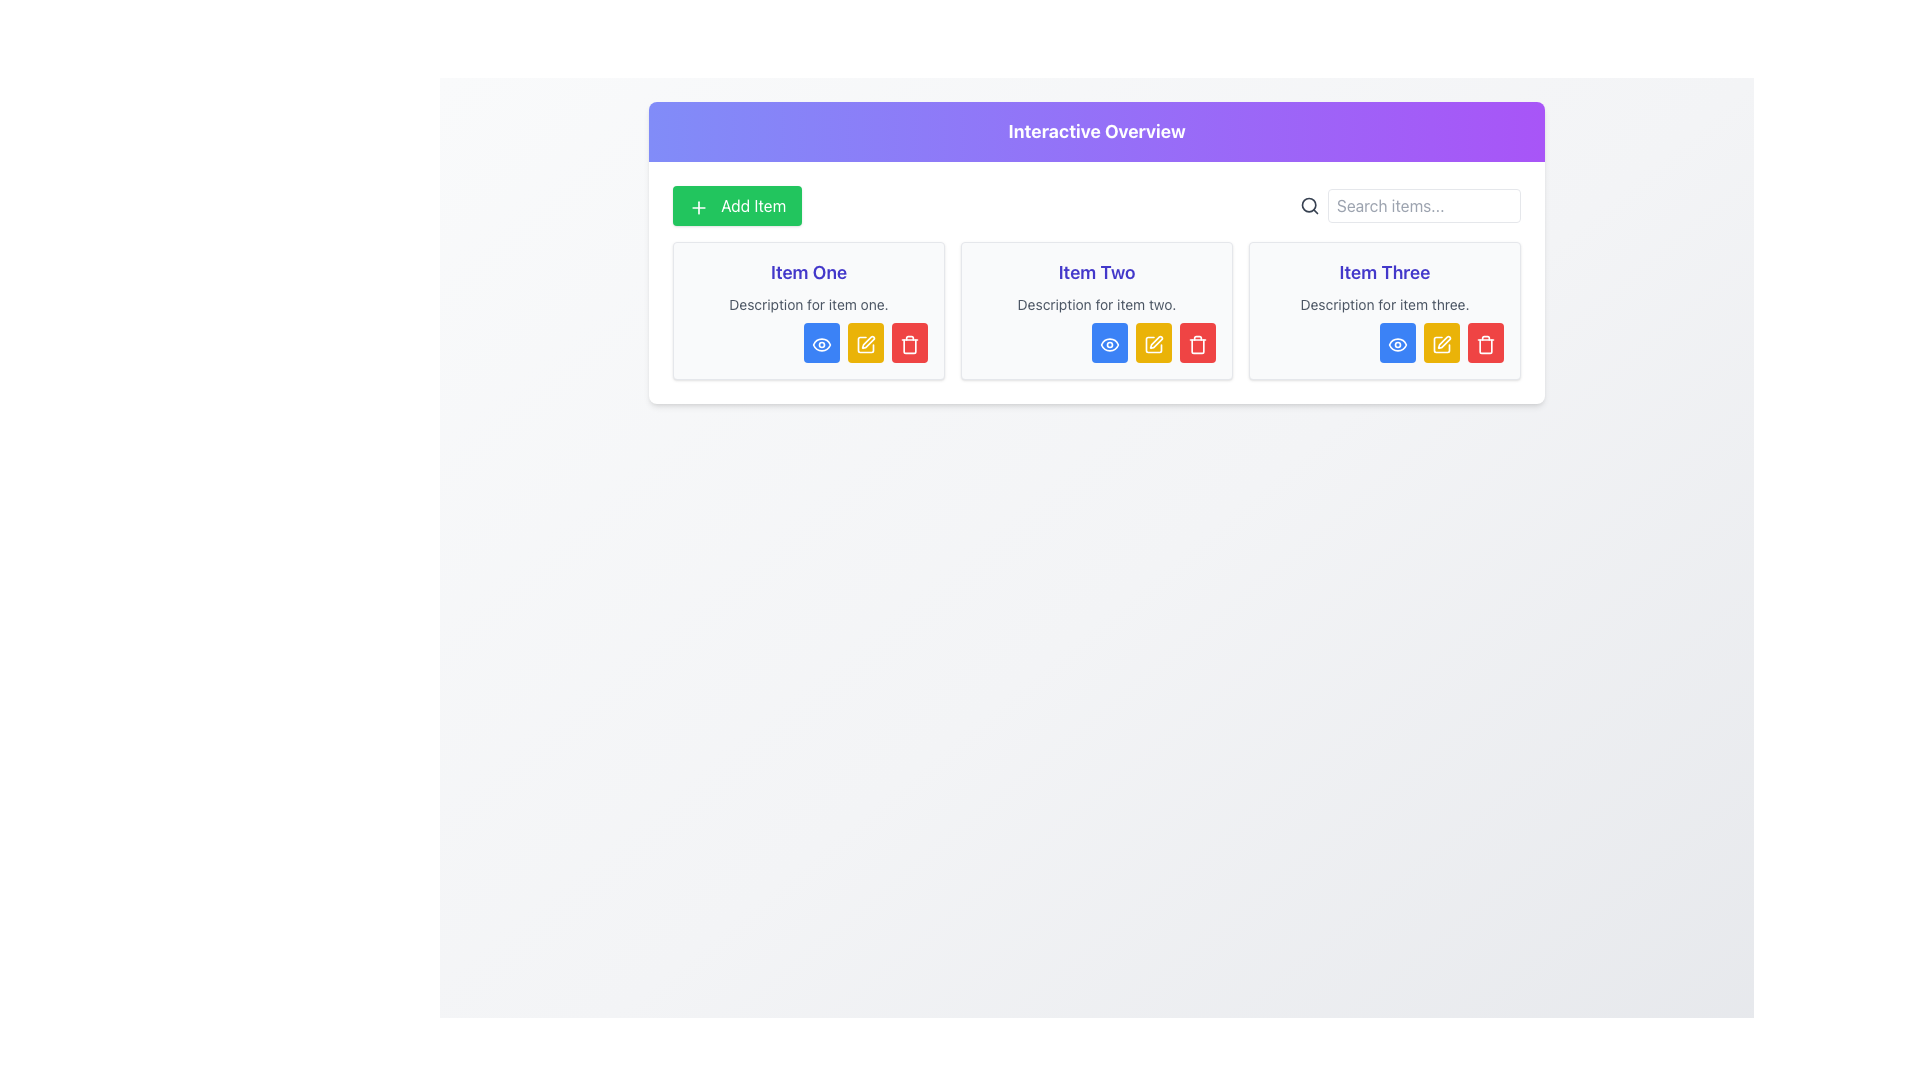 This screenshot has height=1080, width=1920. I want to click on the Text Label that identifies the grouping of related information above the description 'Description for item one.', so click(809, 273).